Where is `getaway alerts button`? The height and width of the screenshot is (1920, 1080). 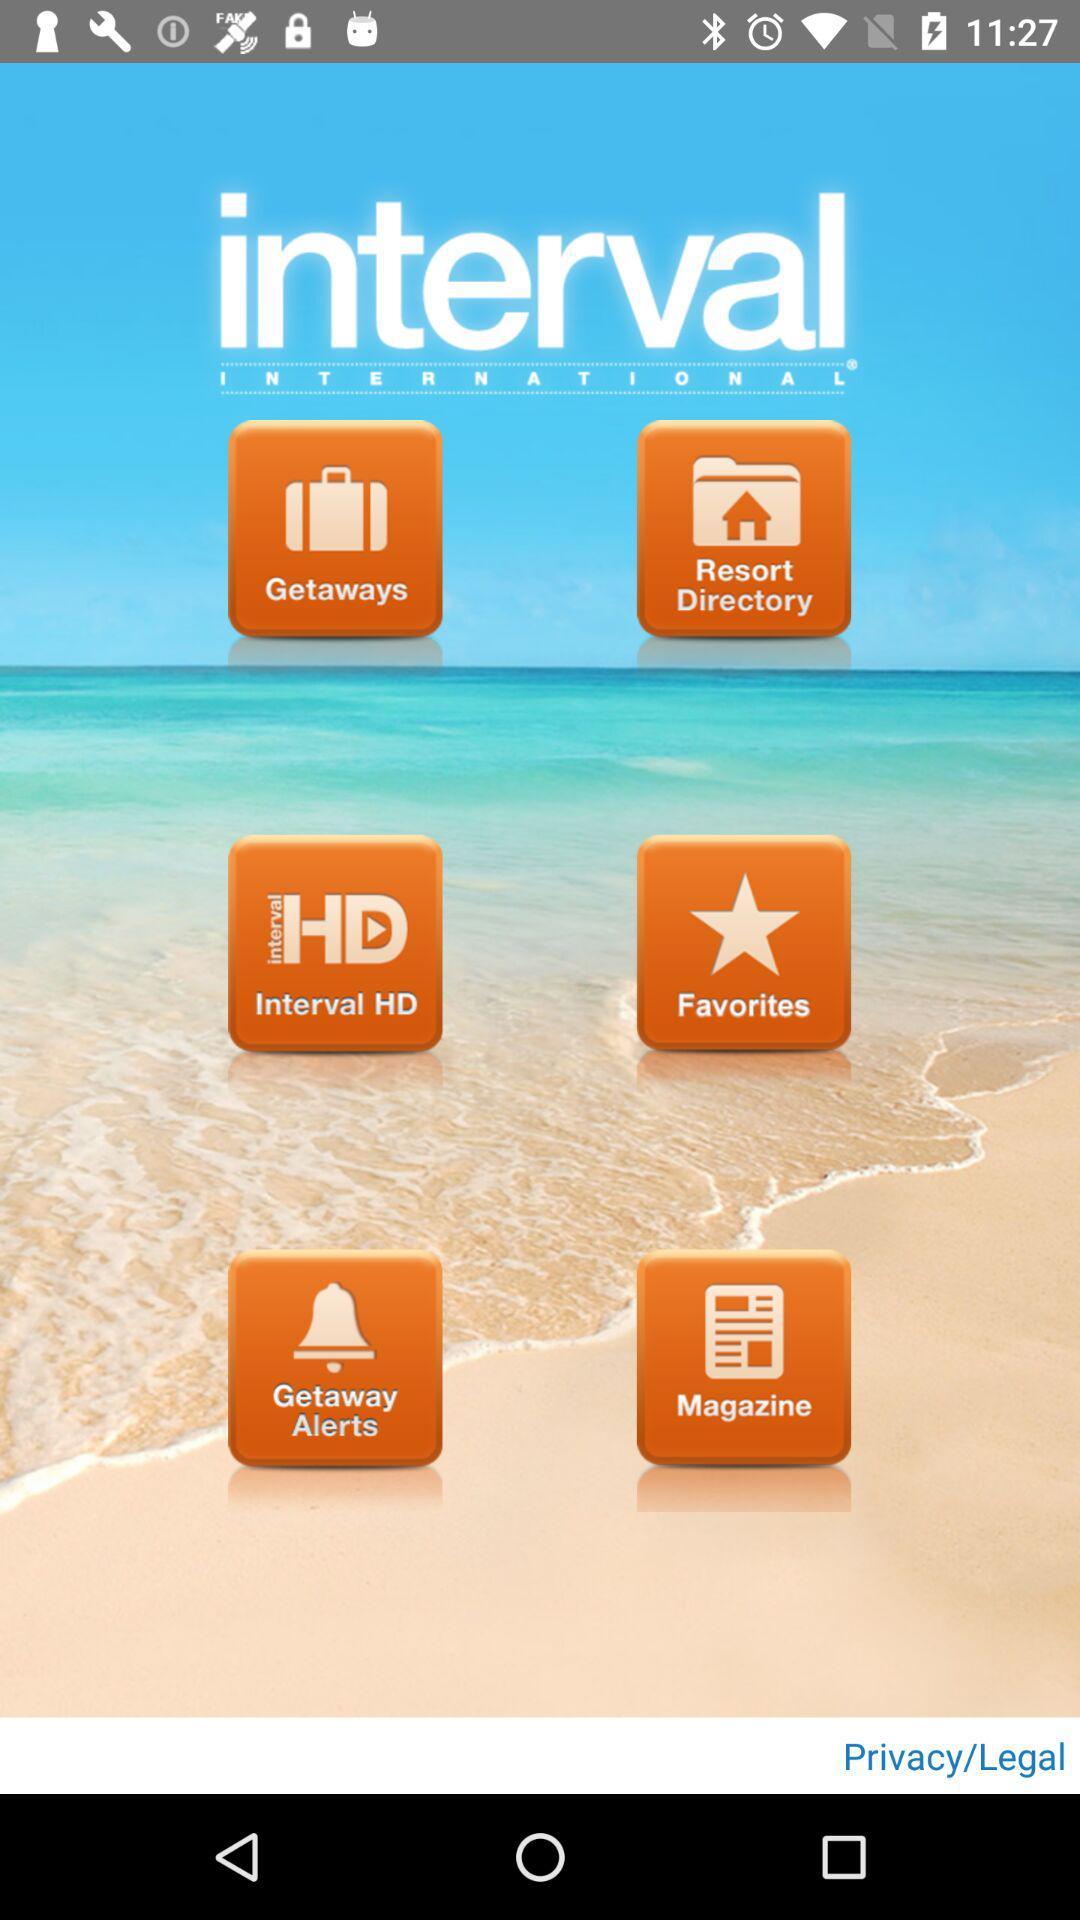 getaway alerts button is located at coordinates (334, 1379).